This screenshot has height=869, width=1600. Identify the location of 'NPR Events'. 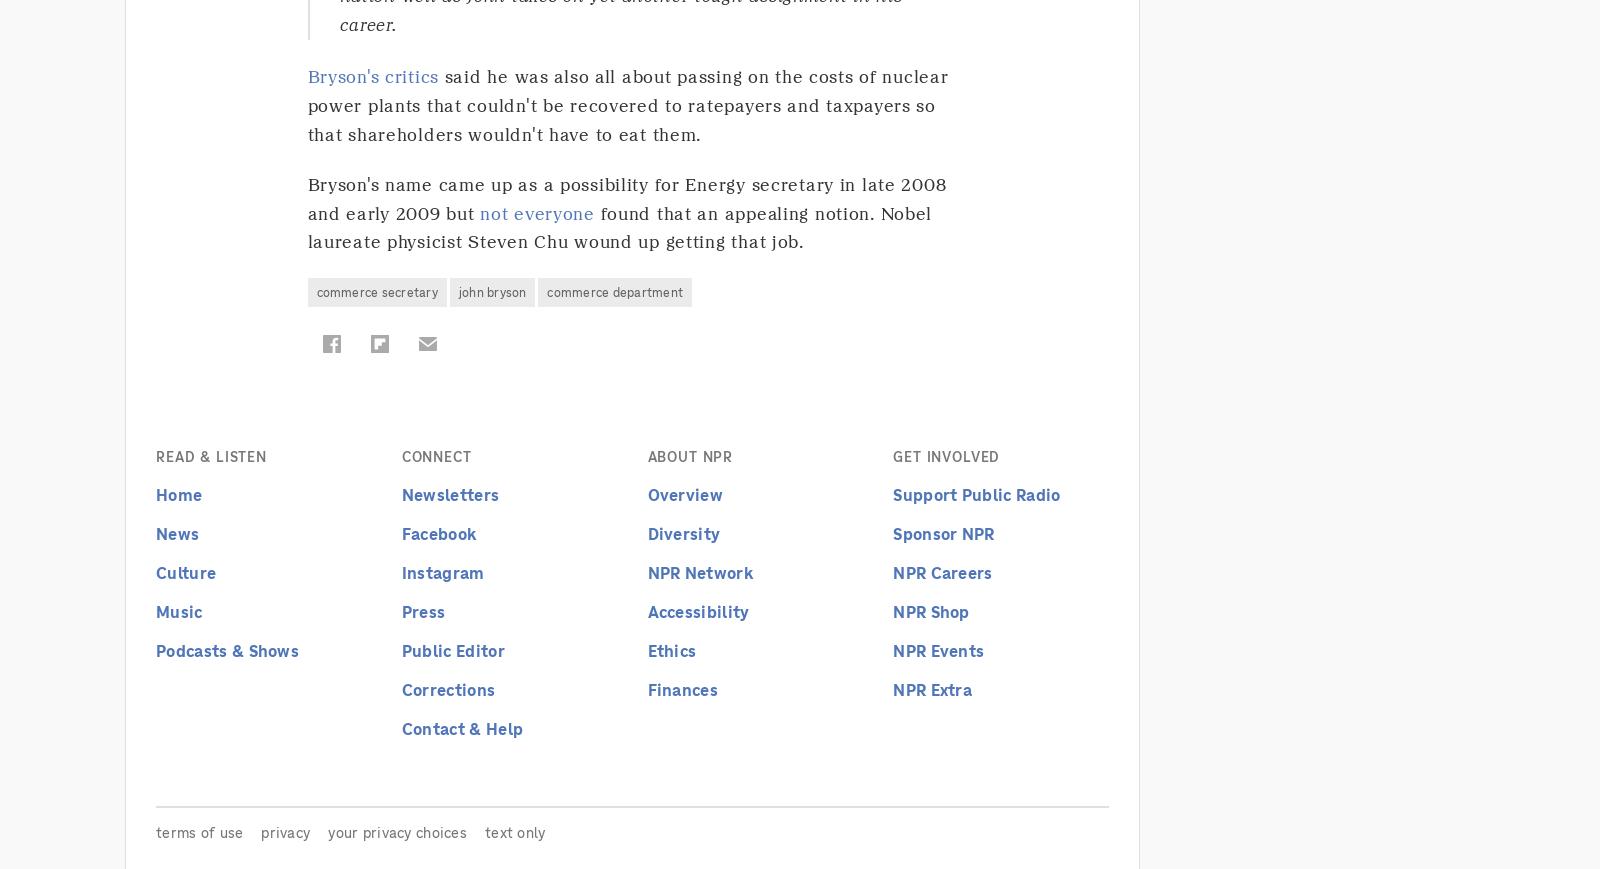
(937, 650).